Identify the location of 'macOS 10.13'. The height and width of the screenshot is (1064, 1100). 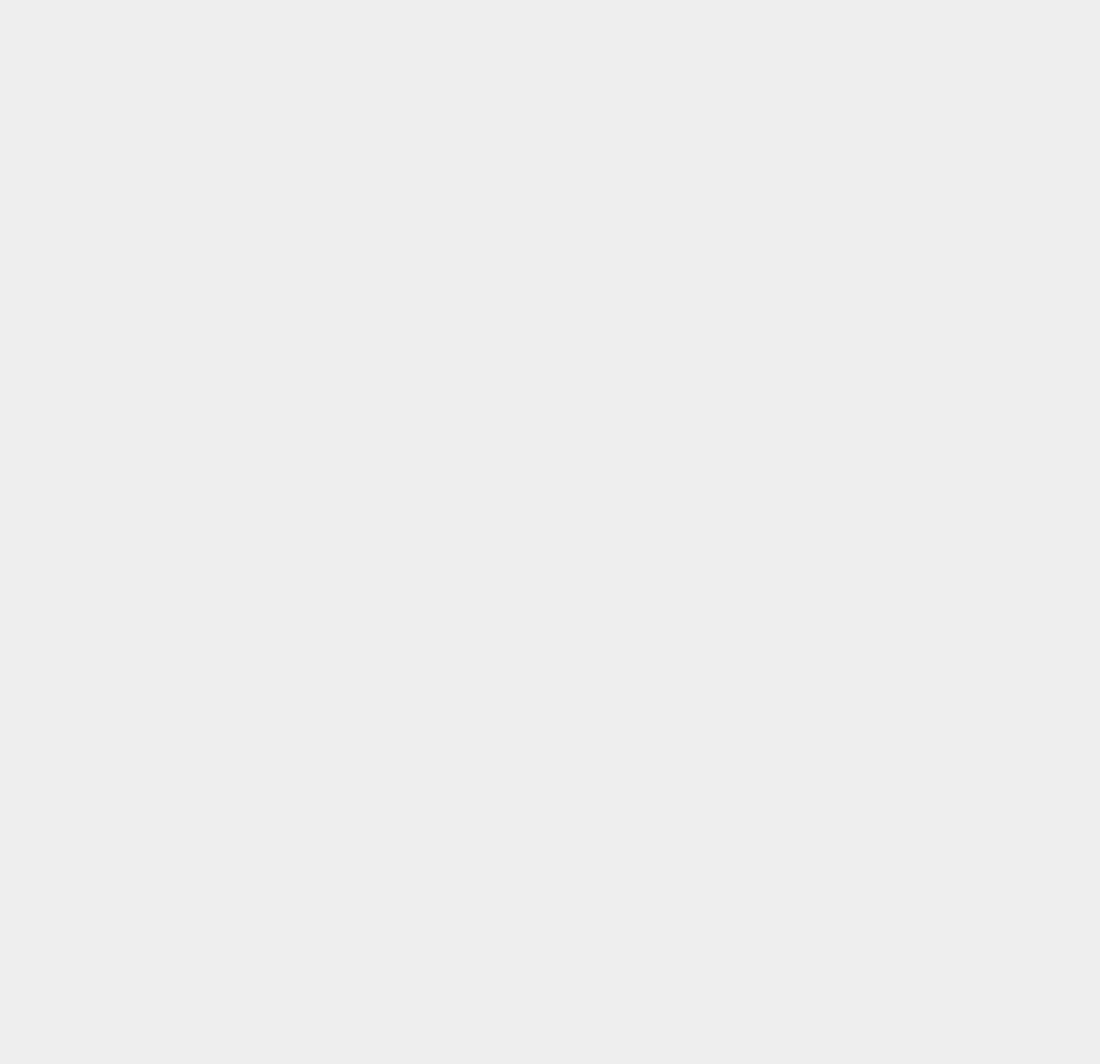
(820, 704).